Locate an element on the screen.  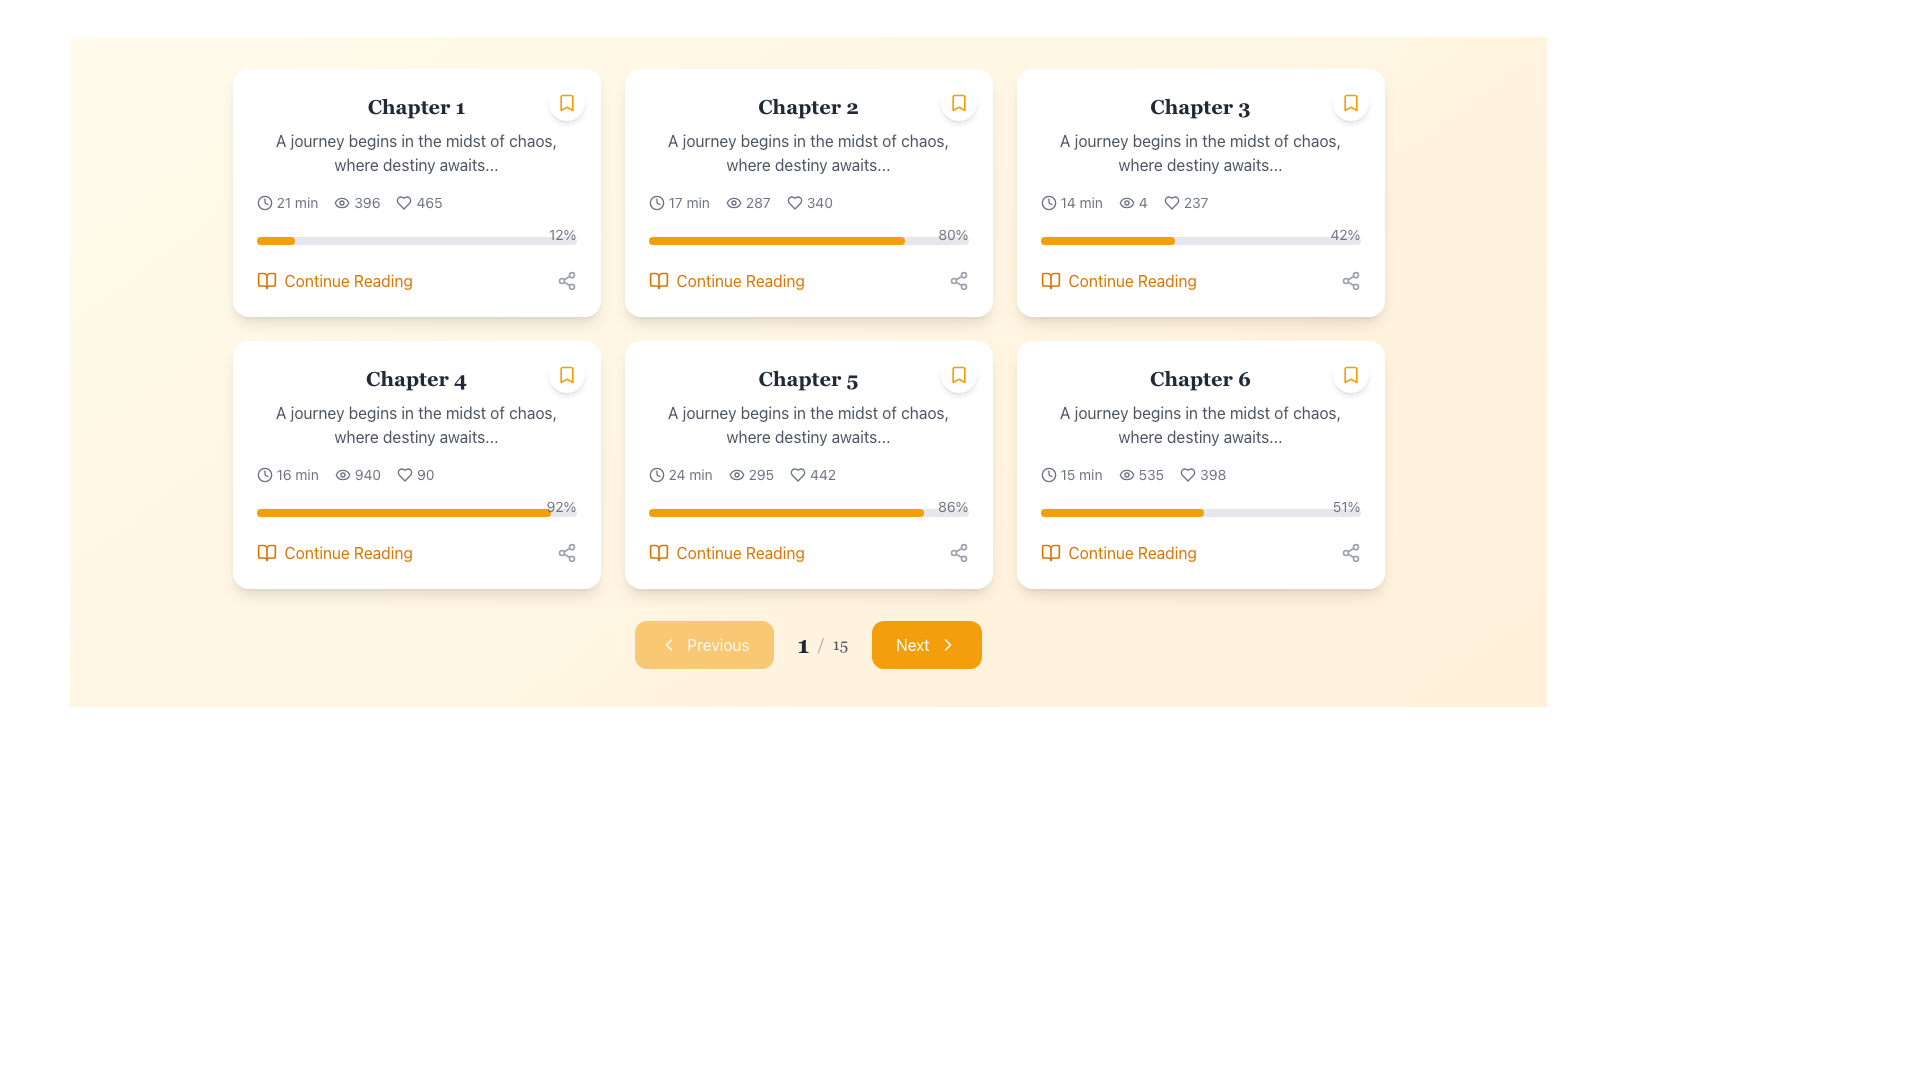
the Label with a clock icon and the text '14 min', located in the top-left section of the third card in the grid layout is located at coordinates (1070, 203).